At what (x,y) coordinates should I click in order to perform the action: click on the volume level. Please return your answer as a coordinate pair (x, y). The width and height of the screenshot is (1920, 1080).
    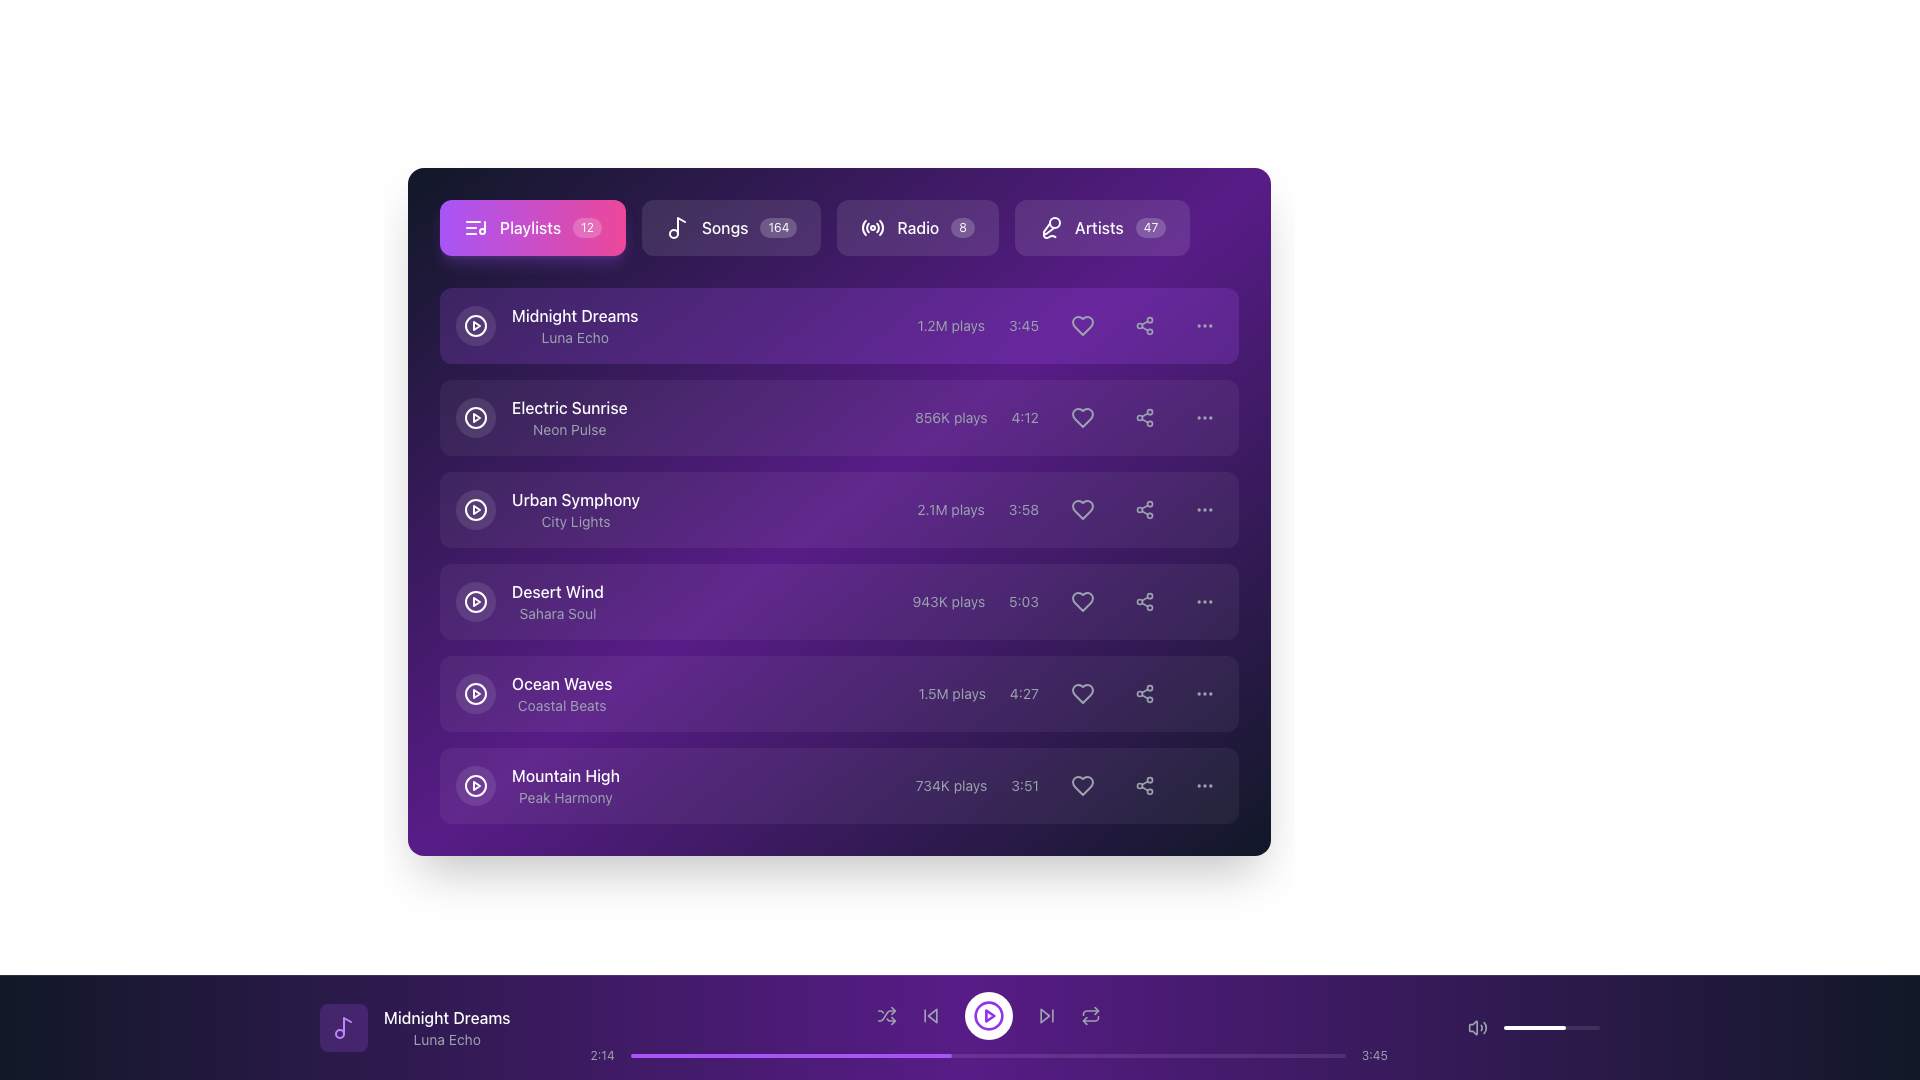
    Looking at the image, I should click on (1593, 1028).